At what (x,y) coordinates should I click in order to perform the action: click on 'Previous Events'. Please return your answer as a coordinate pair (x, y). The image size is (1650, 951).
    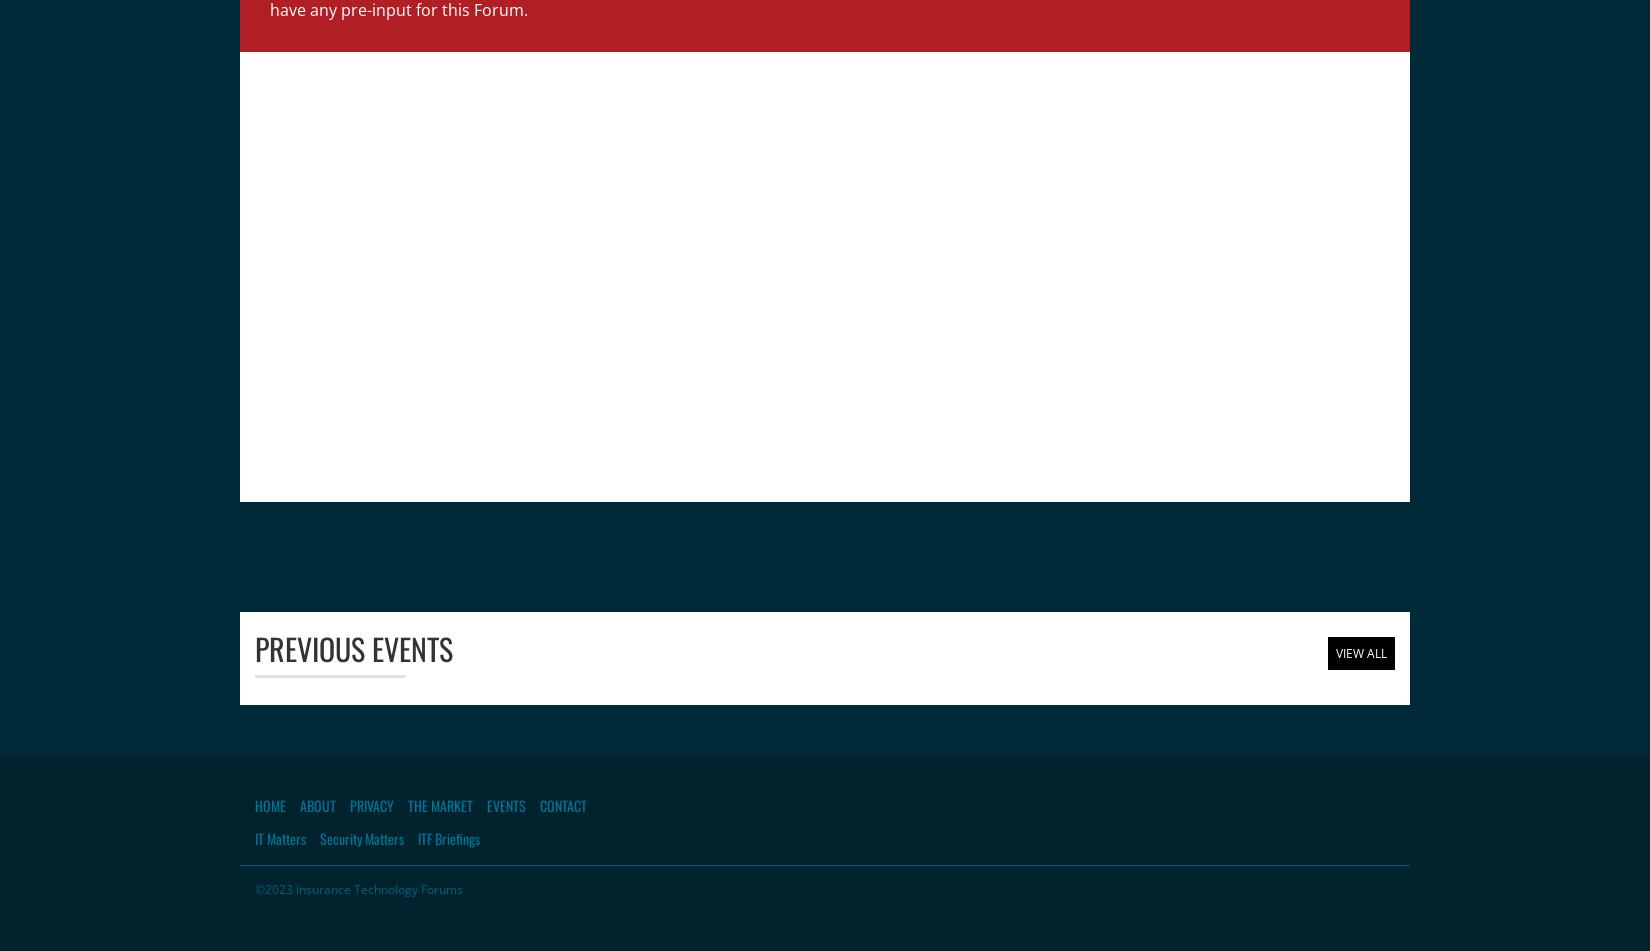
    Looking at the image, I should click on (254, 646).